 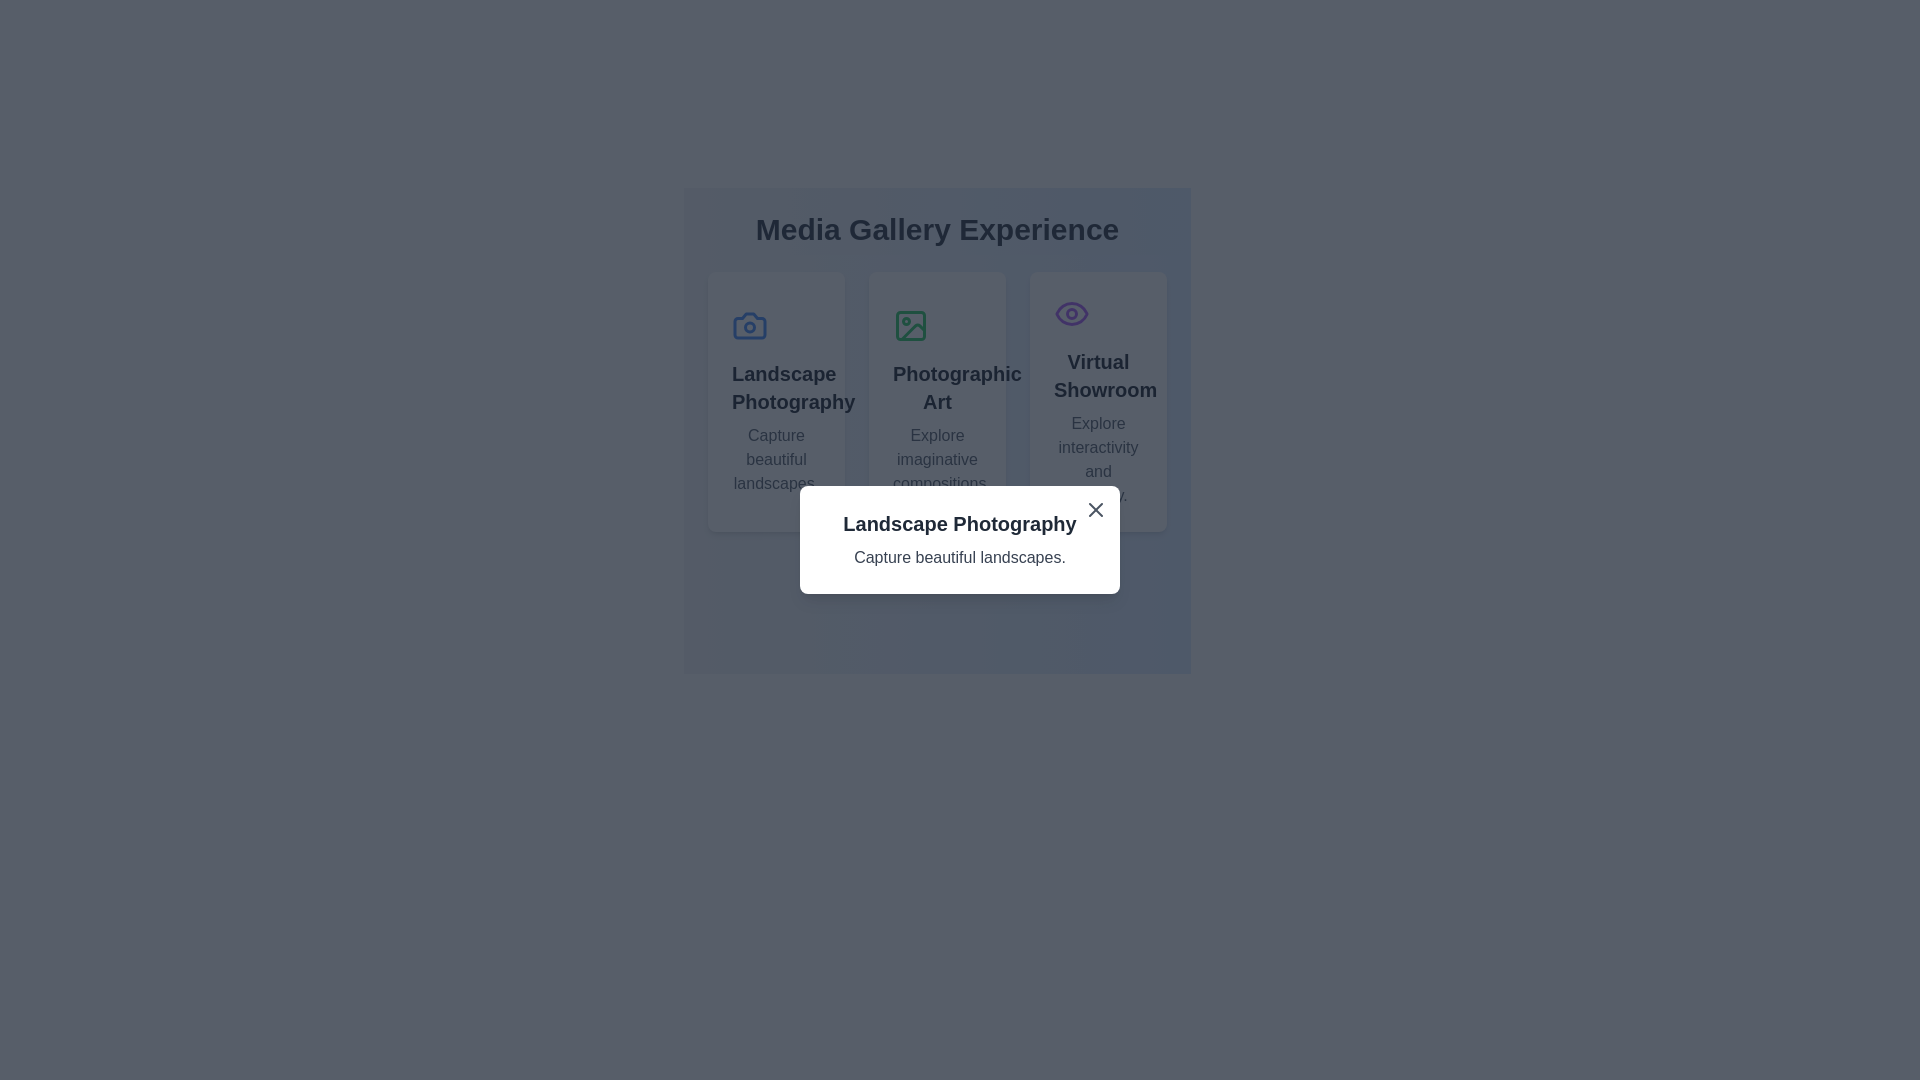 I want to click on the second card titled 'Photographic Art', so click(x=936, y=401).